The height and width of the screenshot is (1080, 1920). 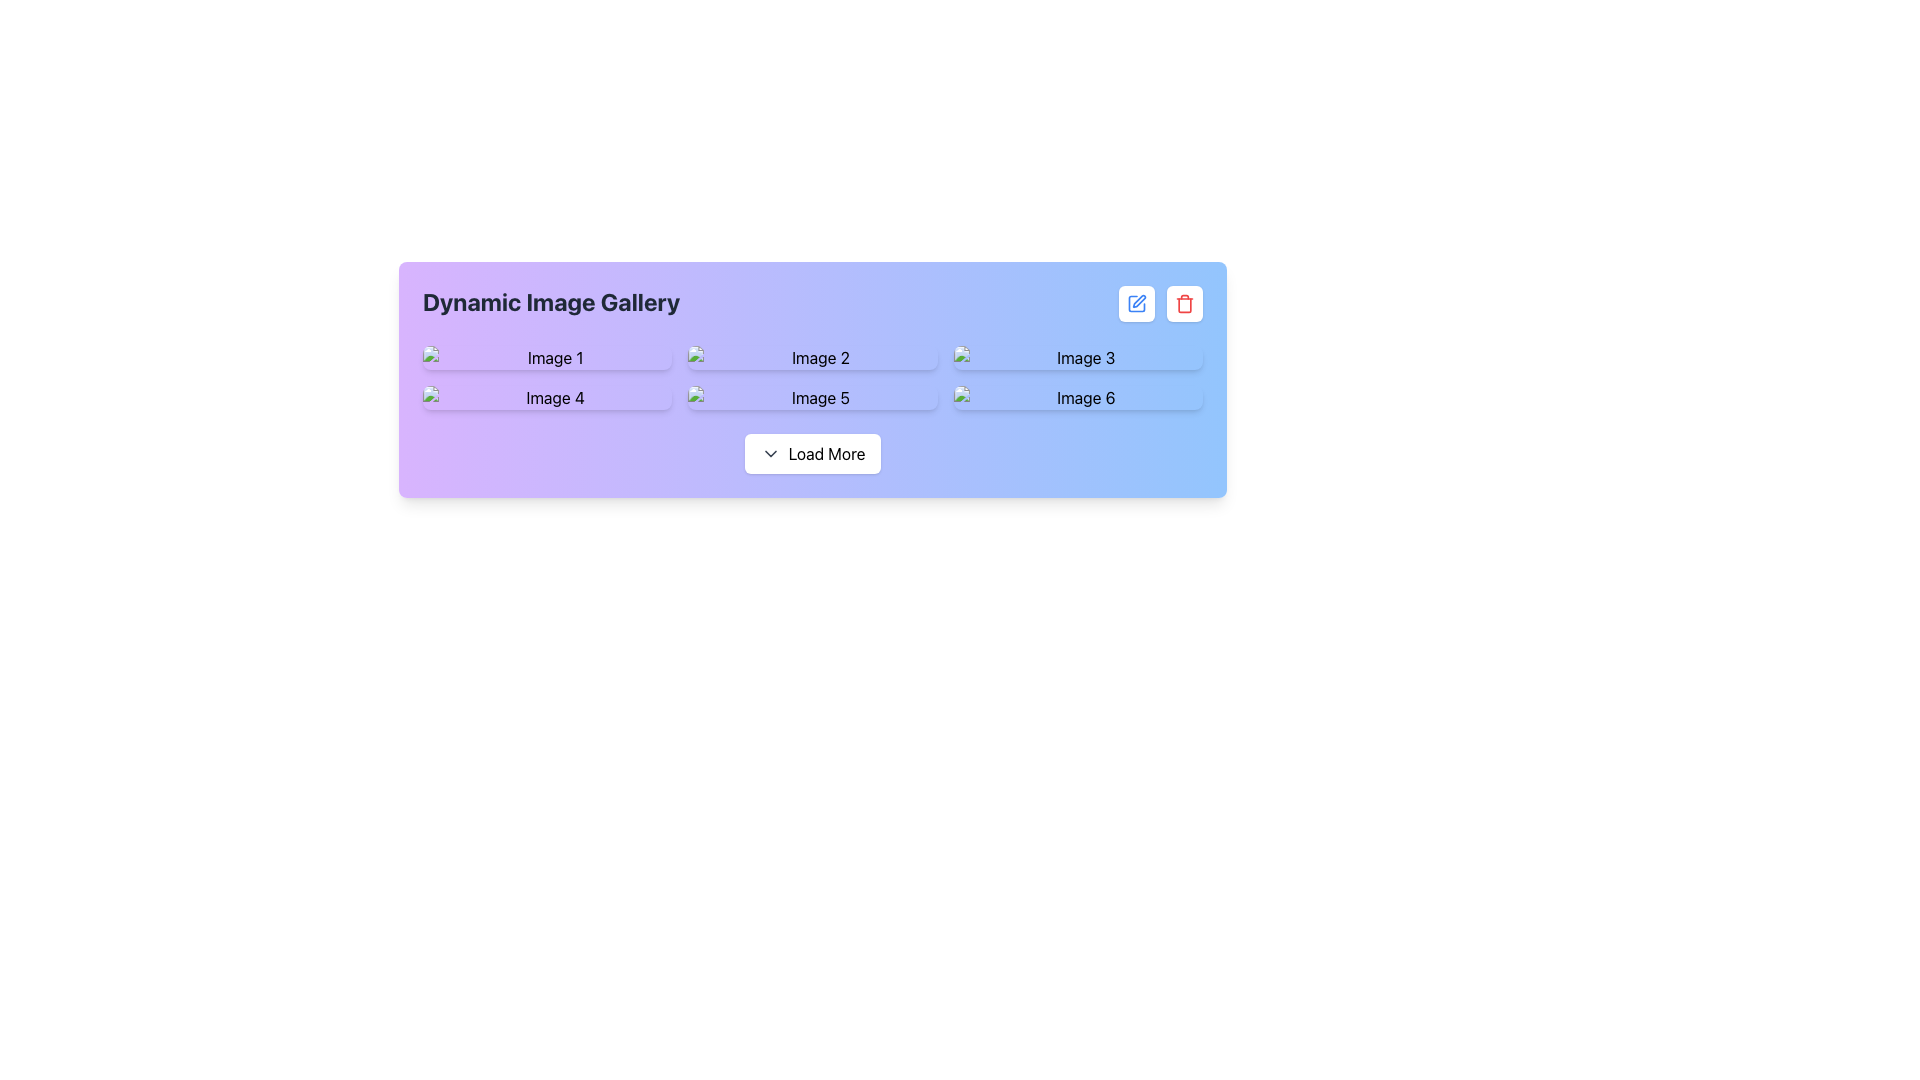 I want to click on the downwards-pointing chevron icon located within the 'Load More' button, which is positioned next to its text label, so click(x=769, y=454).